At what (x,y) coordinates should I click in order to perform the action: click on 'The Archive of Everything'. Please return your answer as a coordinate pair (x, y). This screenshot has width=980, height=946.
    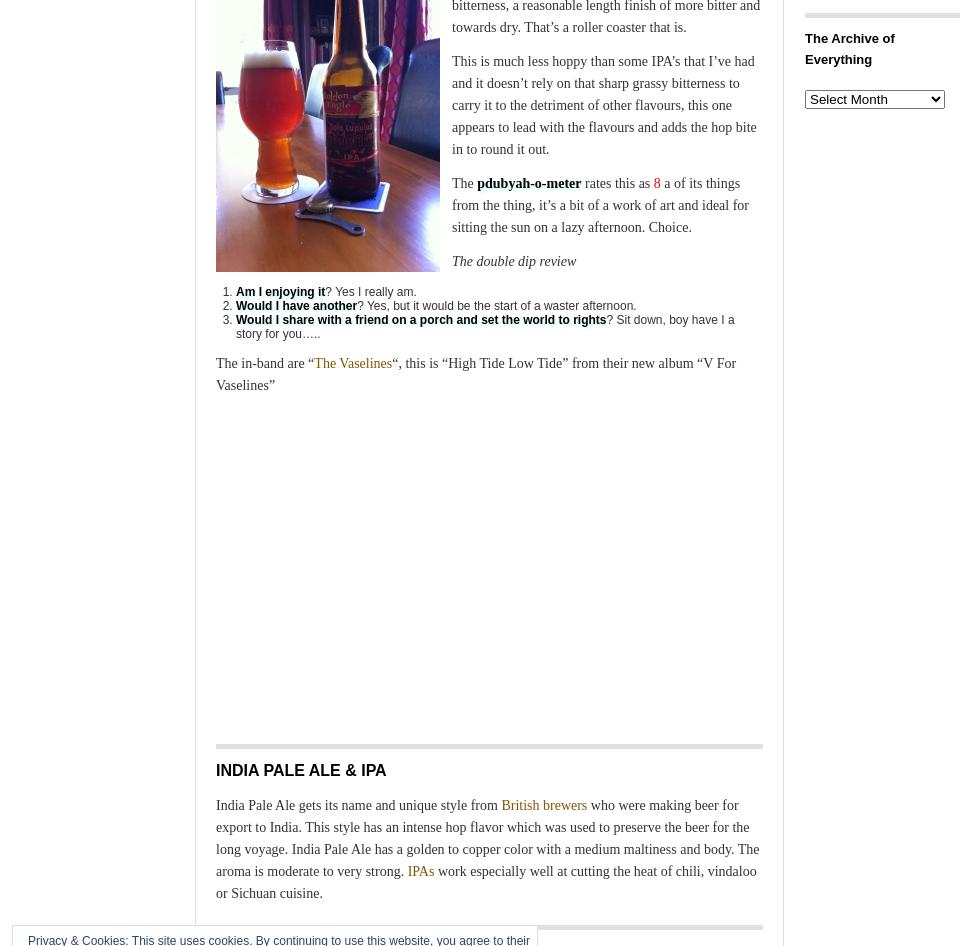
    Looking at the image, I should click on (849, 49).